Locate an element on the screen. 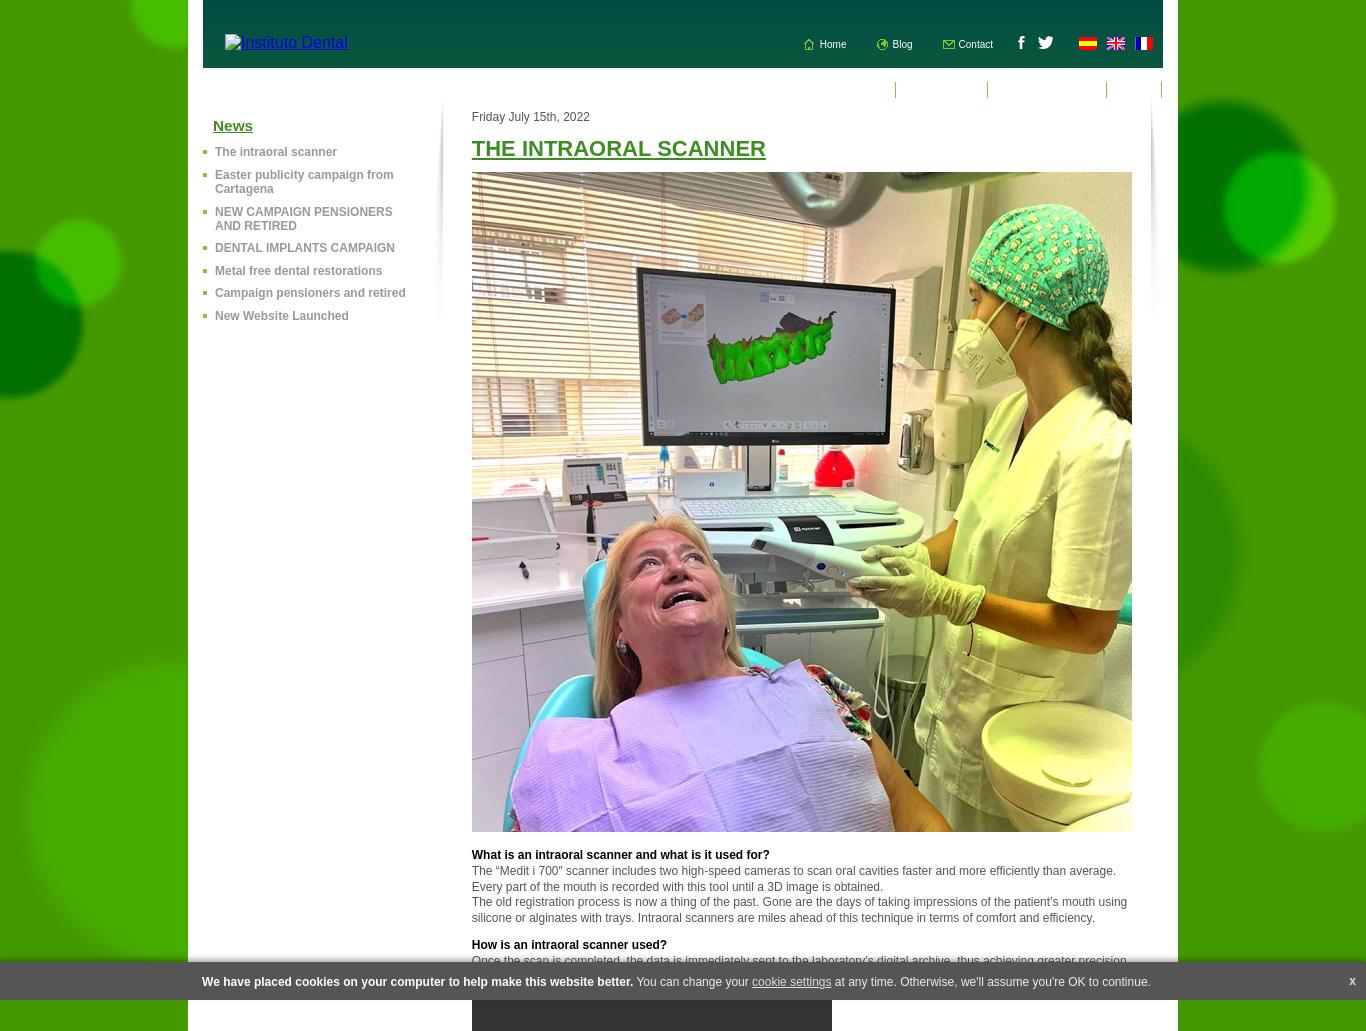 The height and width of the screenshot is (1031, 1366). 'Specialities' is located at coordinates (941, 89).